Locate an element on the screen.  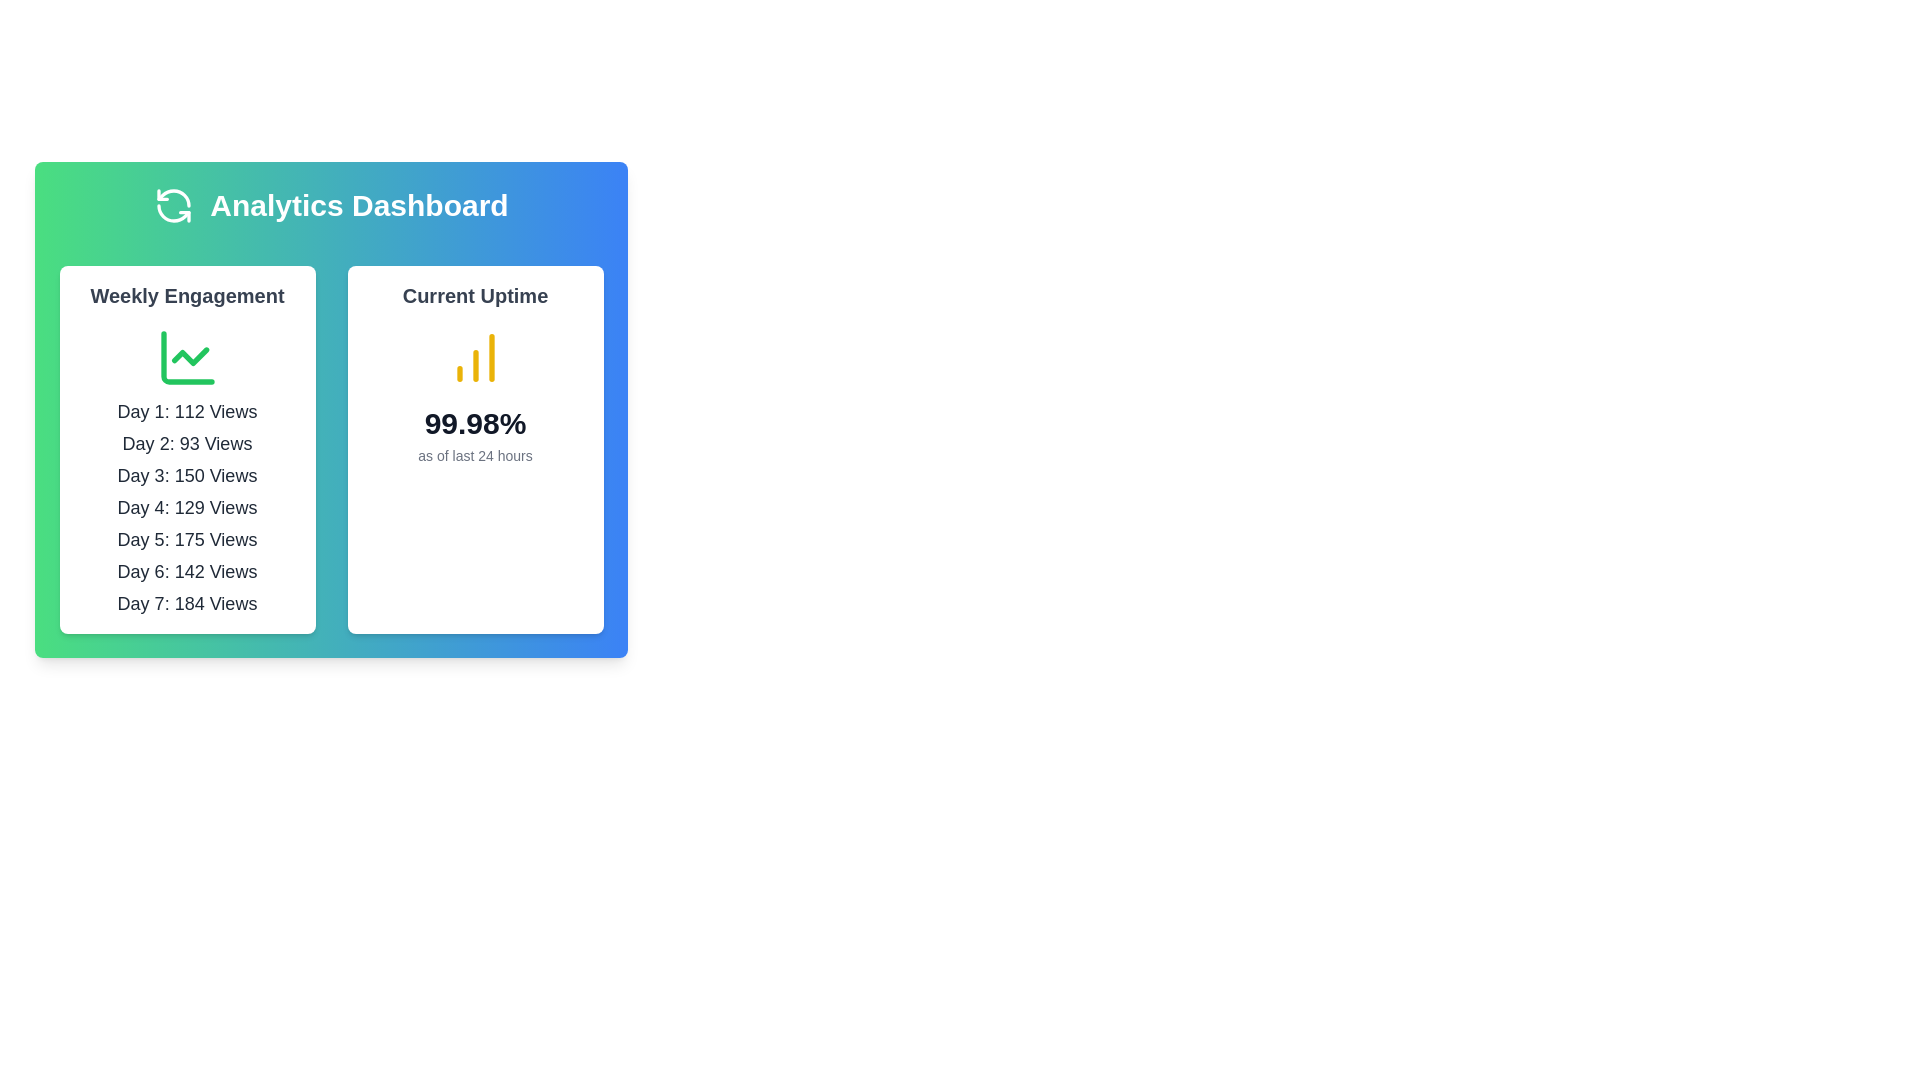
the text label displaying 'Day 3: 150 Views', which is the third item in the vertical list of daily view counts in the 'Weekly Engagement' section is located at coordinates (187, 475).